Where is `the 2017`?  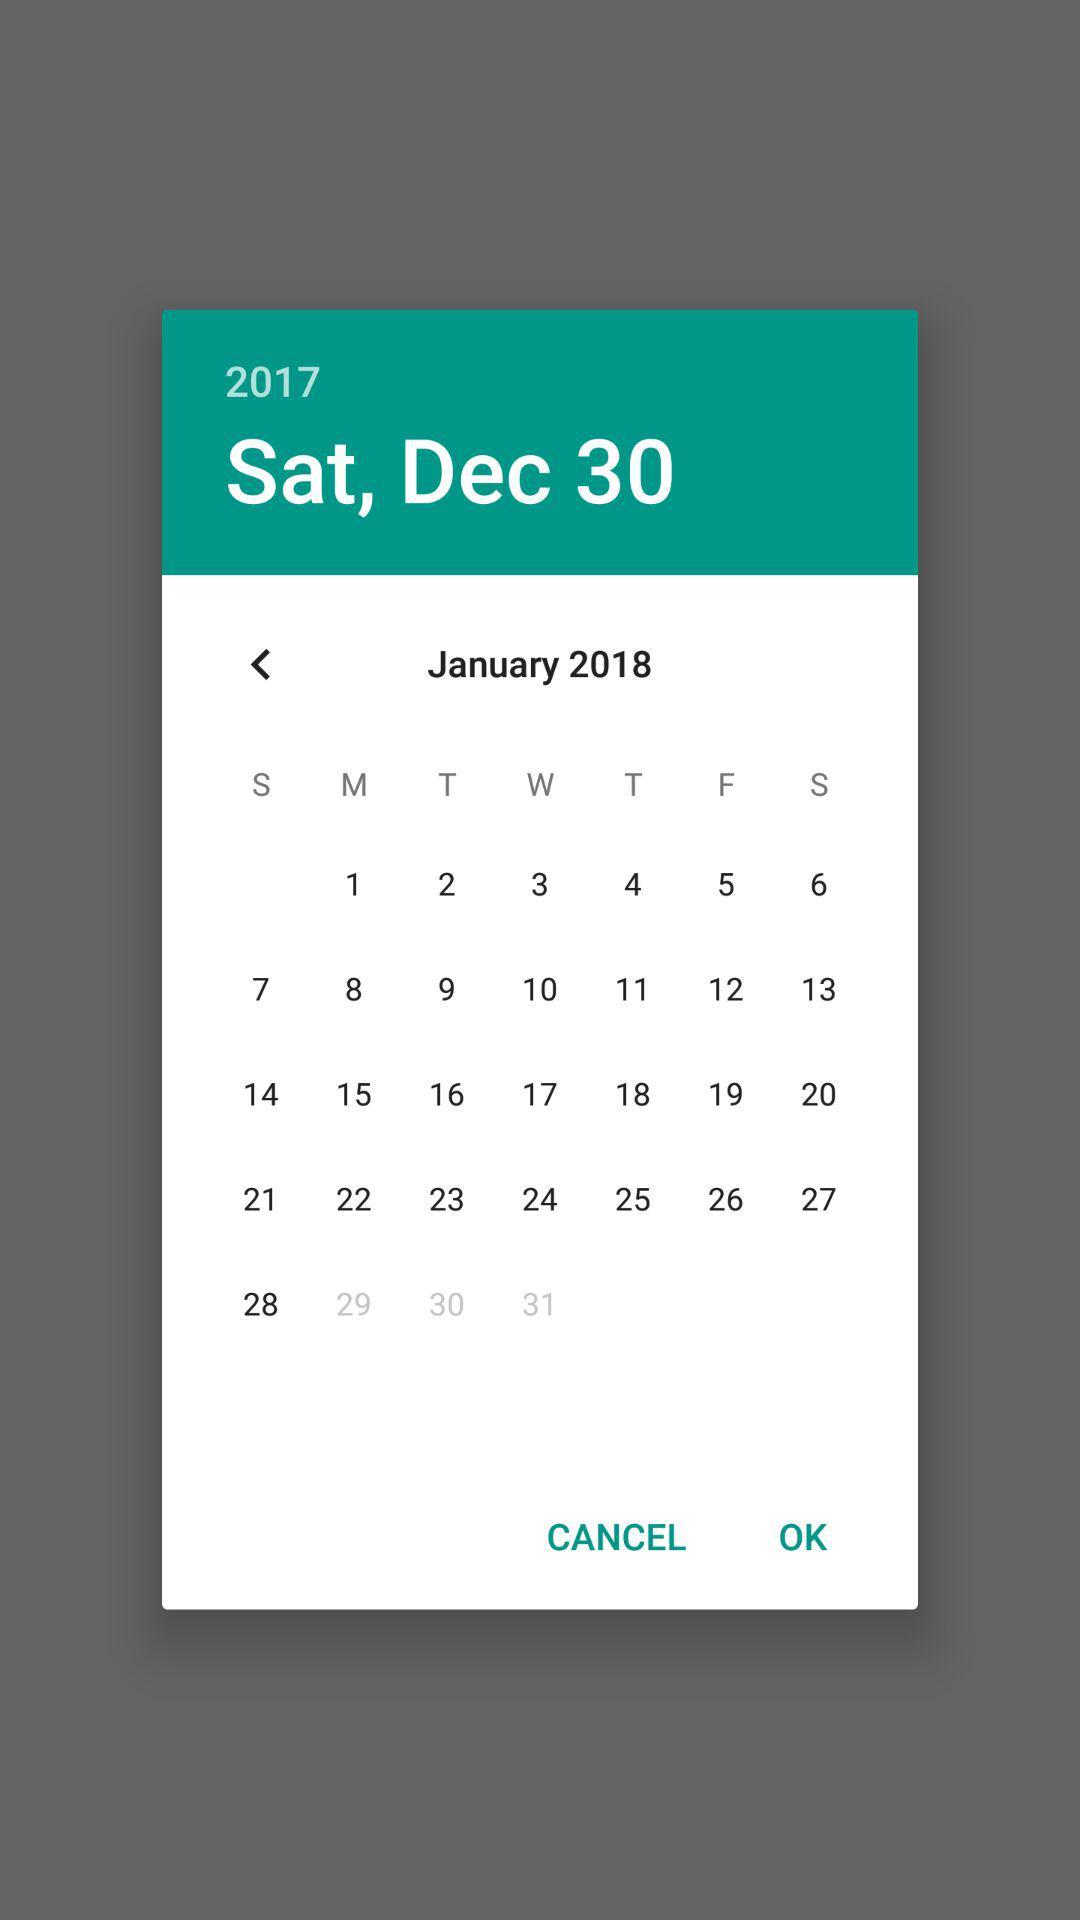 the 2017 is located at coordinates (540, 359).